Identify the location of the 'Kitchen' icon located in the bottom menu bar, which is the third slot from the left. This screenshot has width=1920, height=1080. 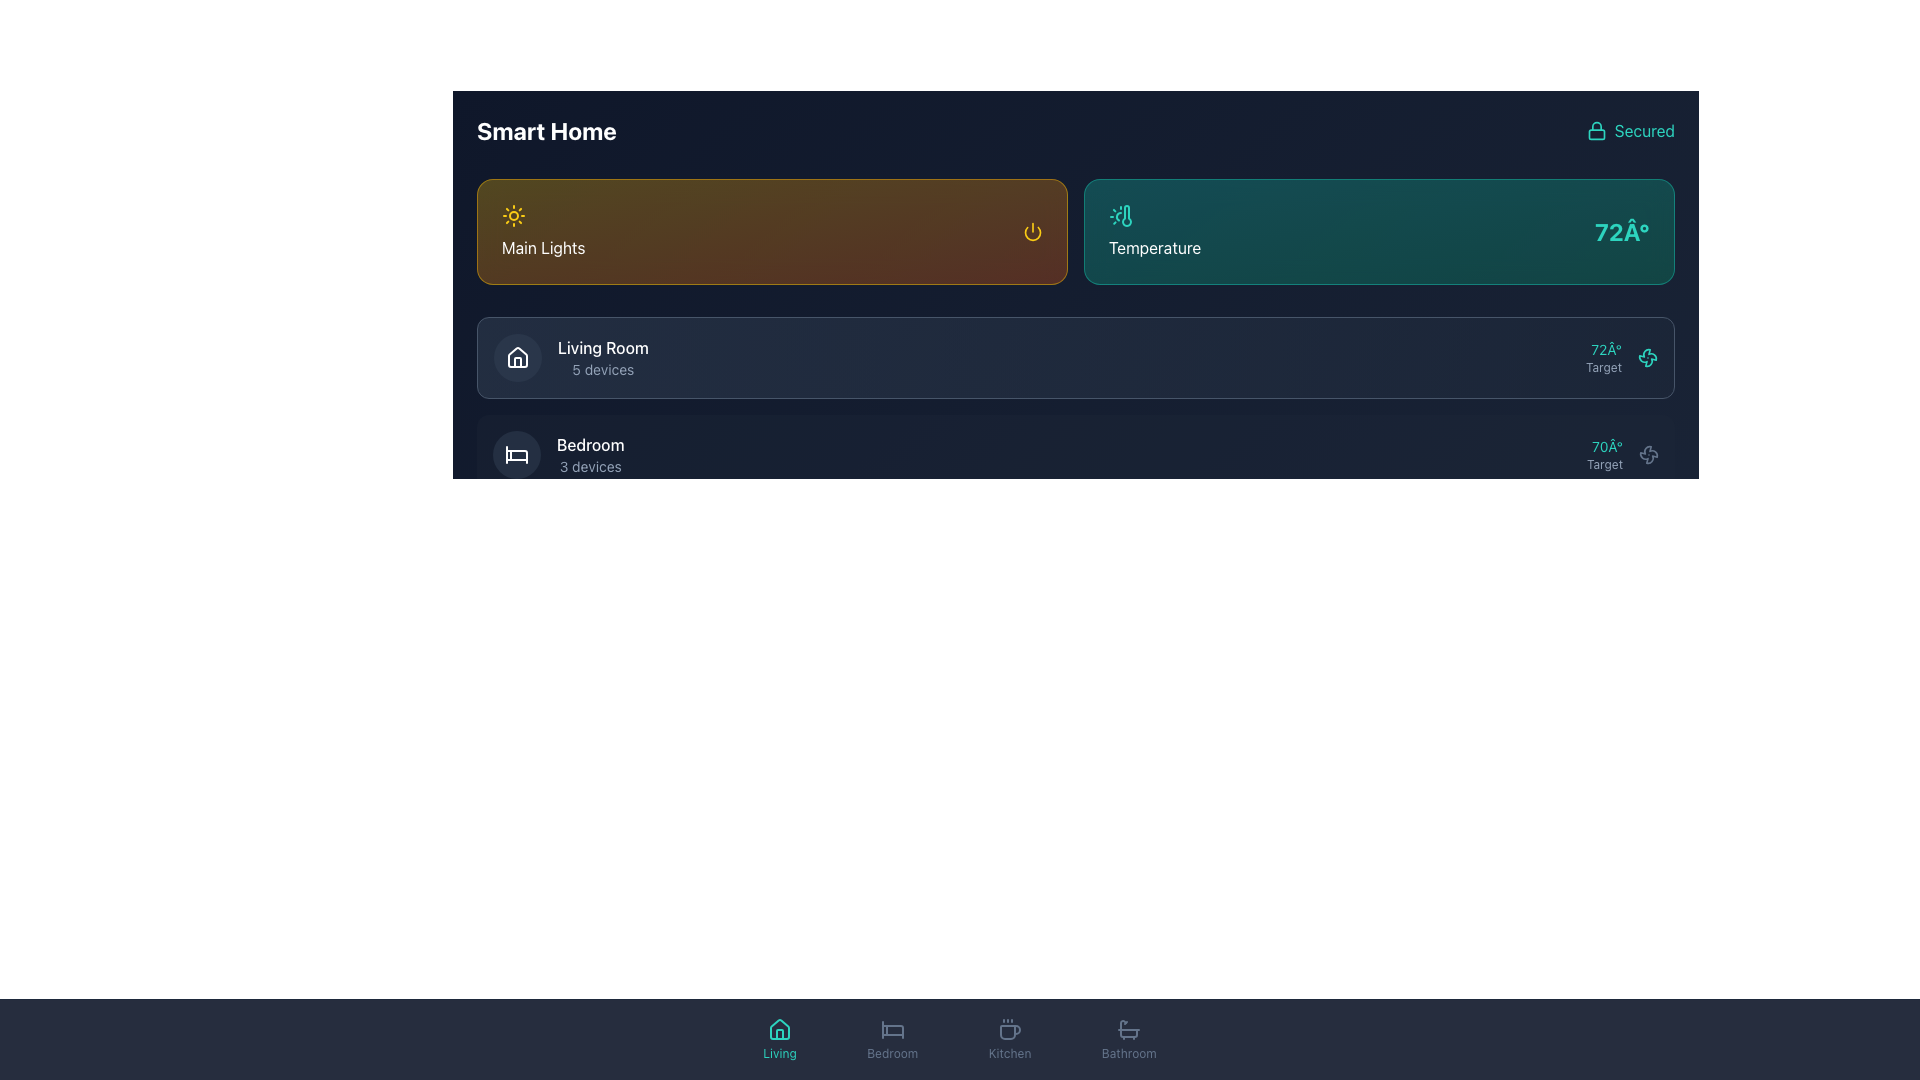
(1009, 1029).